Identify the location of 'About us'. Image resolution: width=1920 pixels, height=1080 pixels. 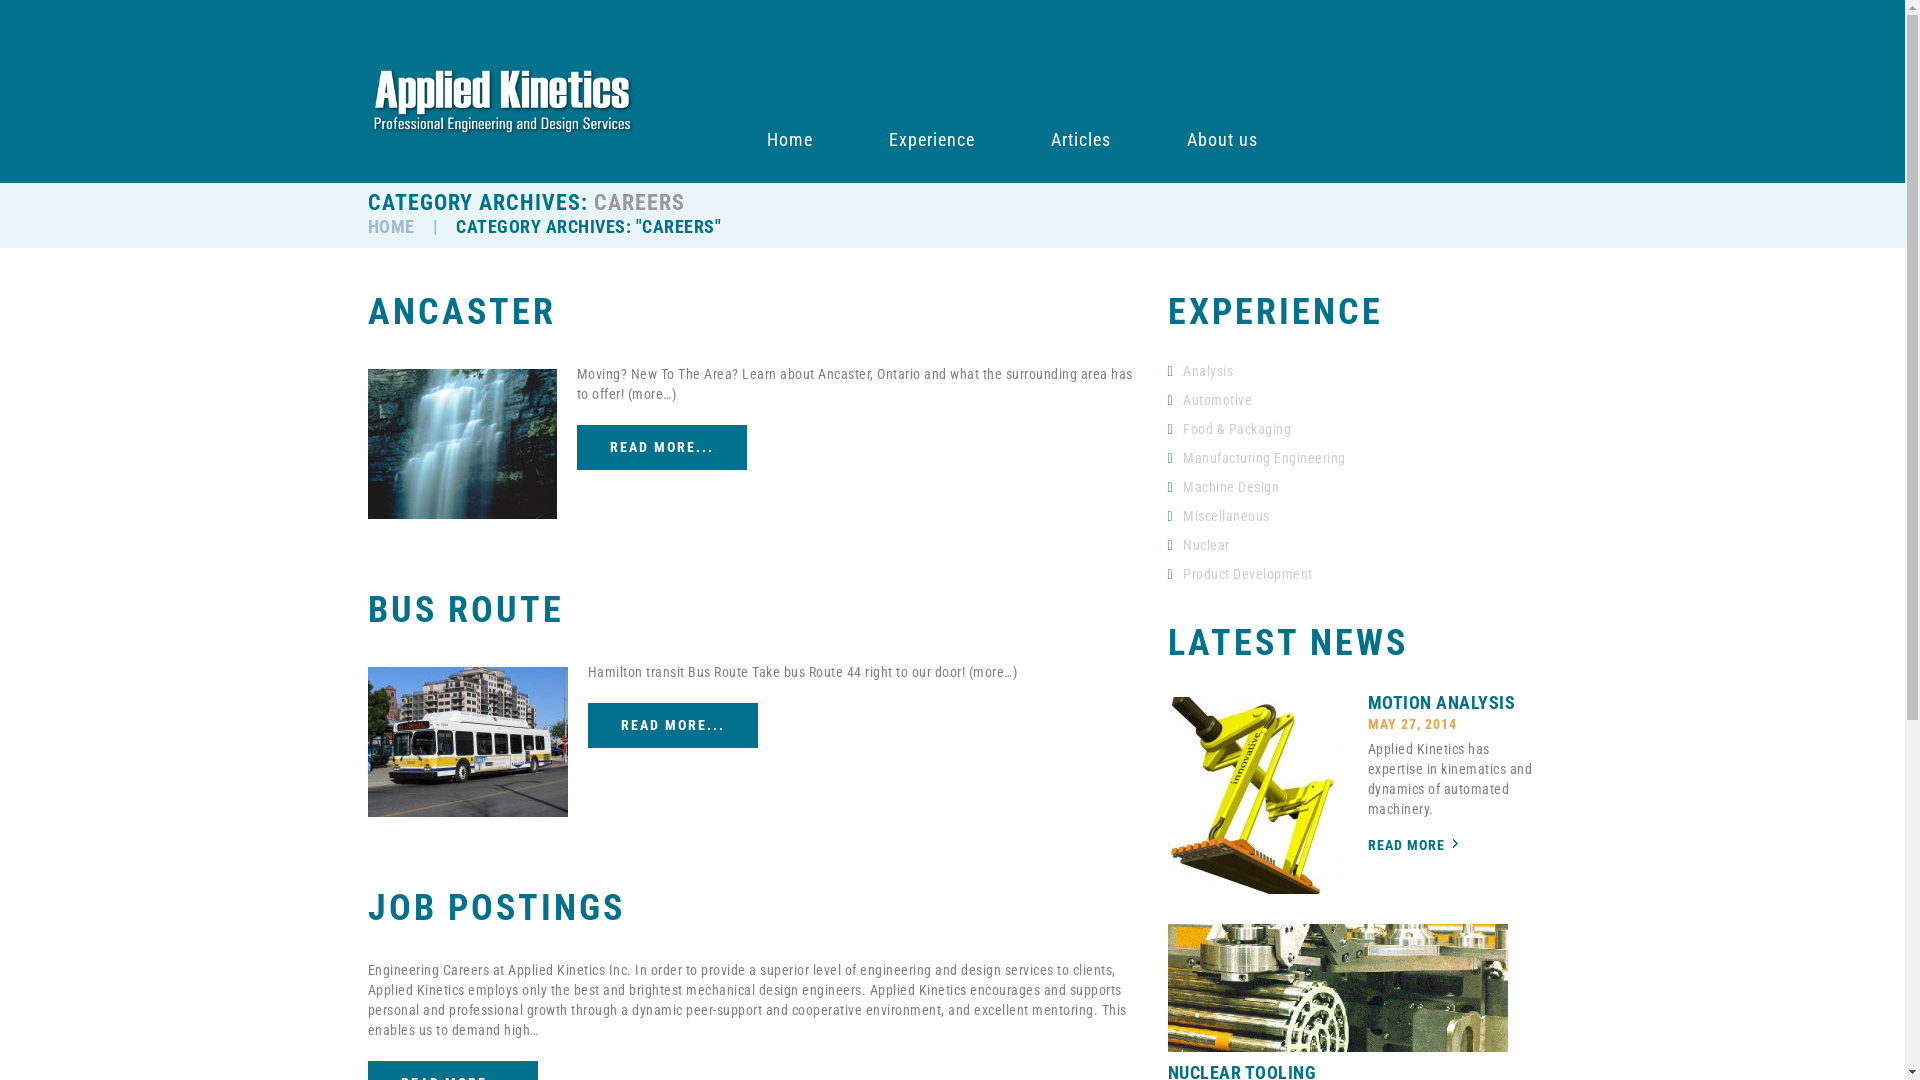
(1221, 138).